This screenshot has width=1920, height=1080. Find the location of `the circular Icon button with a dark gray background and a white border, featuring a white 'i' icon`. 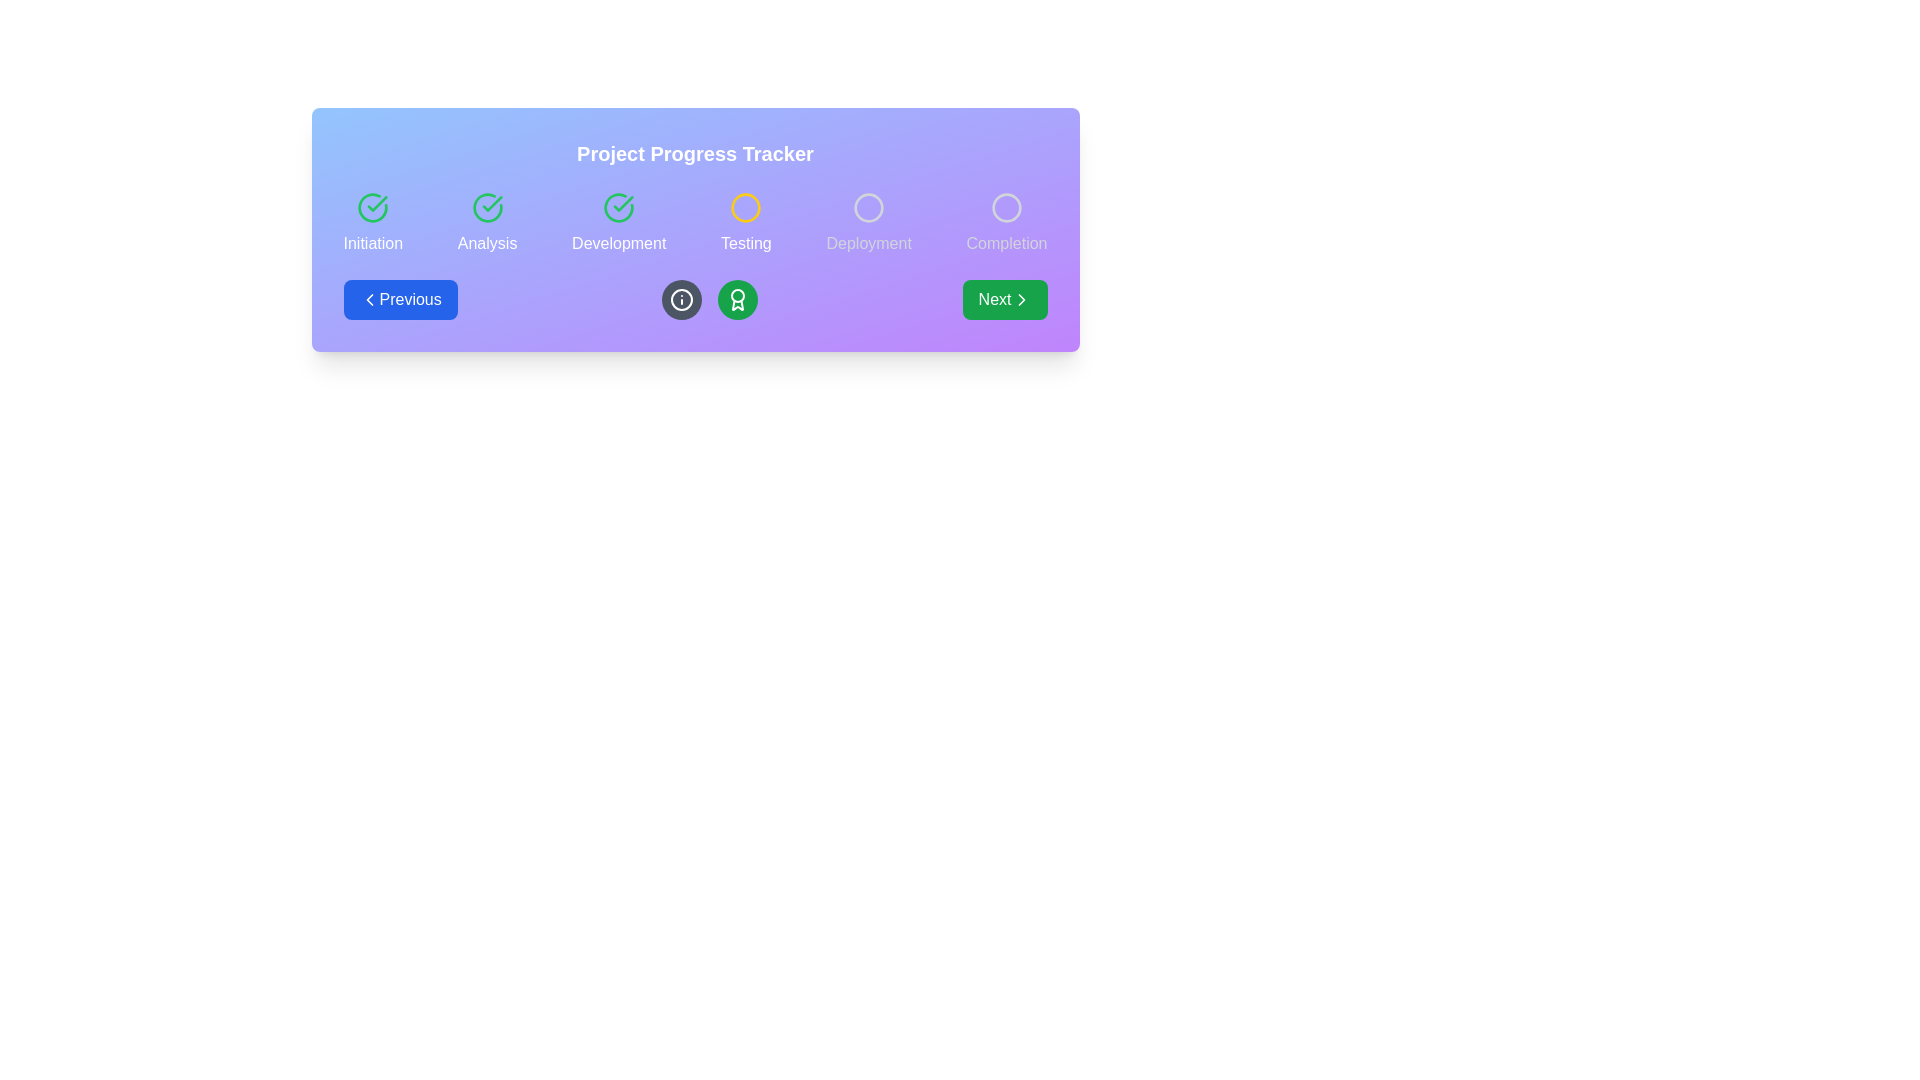

the circular Icon button with a dark gray background and a white border, featuring a white 'i' icon is located at coordinates (695, 300).